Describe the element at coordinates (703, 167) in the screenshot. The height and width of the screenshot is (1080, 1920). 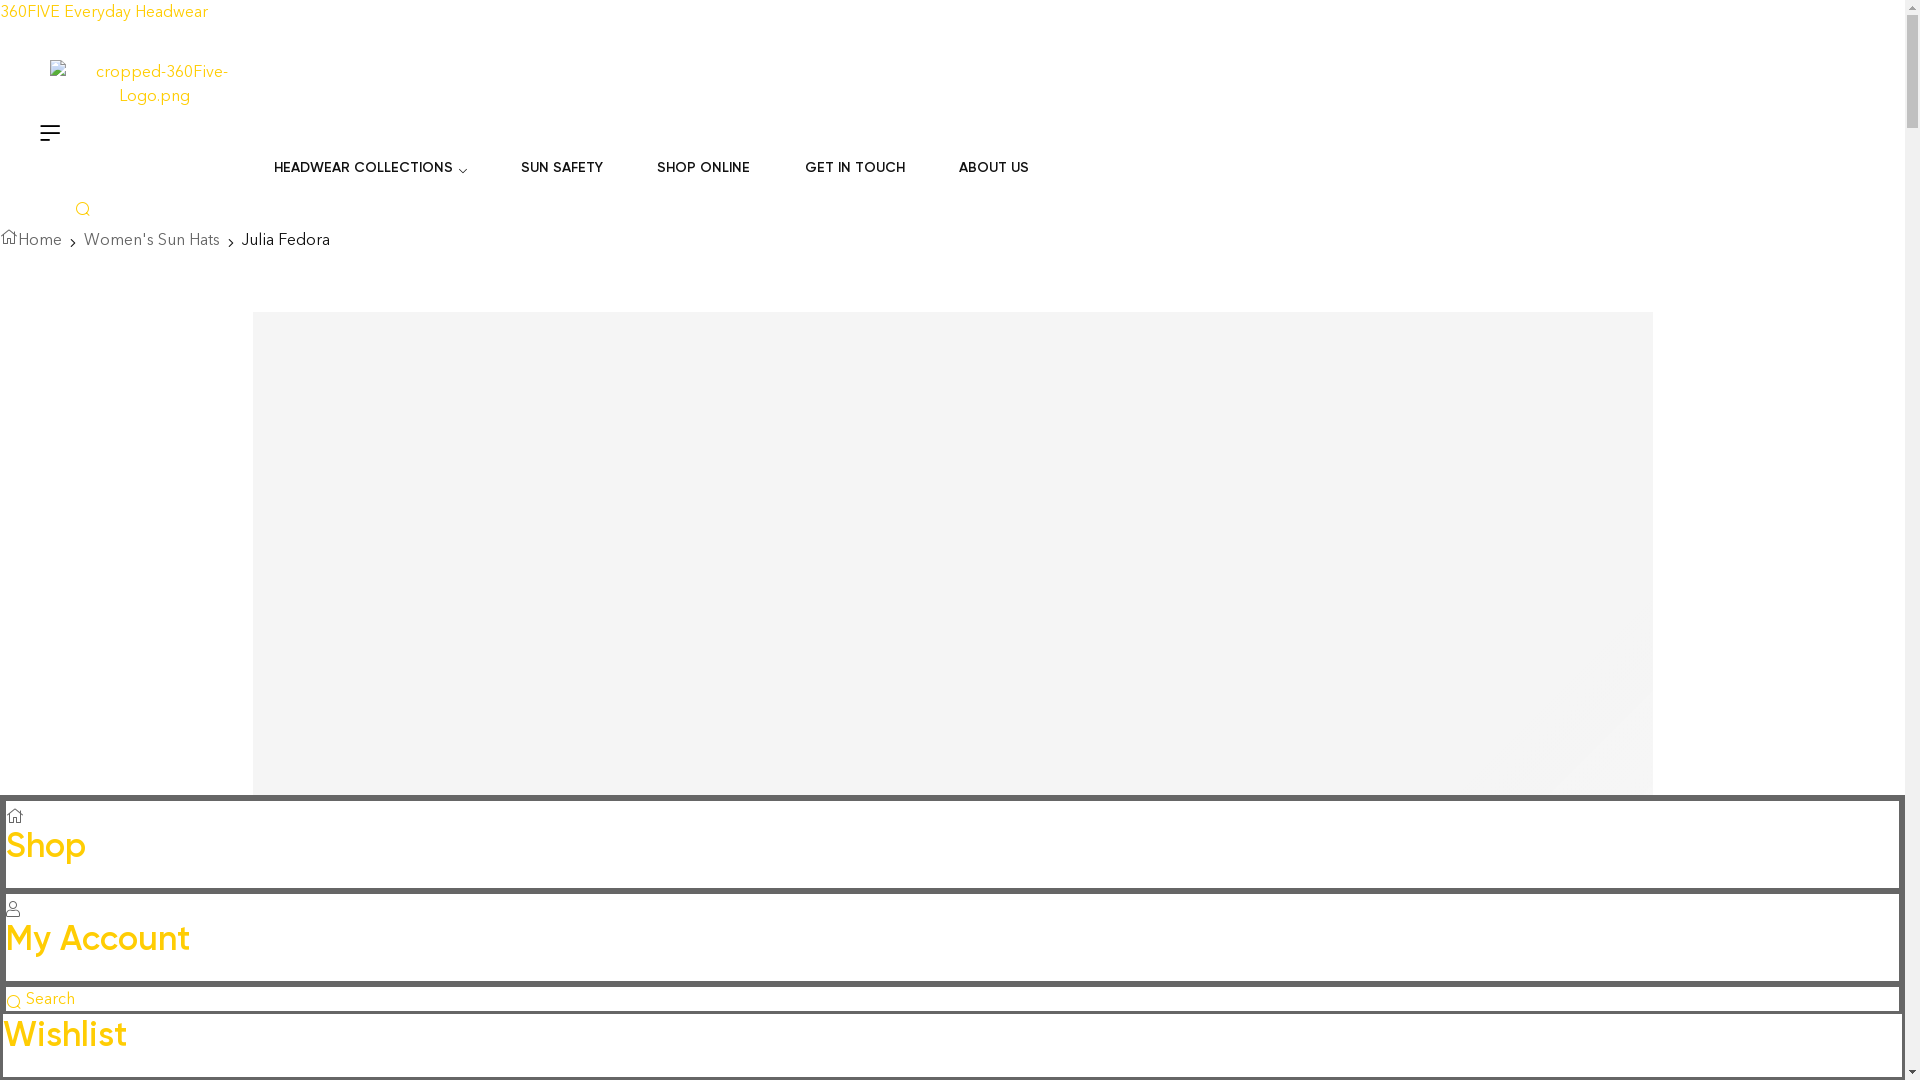
I see `'SHOP ONLINE'` at that location.